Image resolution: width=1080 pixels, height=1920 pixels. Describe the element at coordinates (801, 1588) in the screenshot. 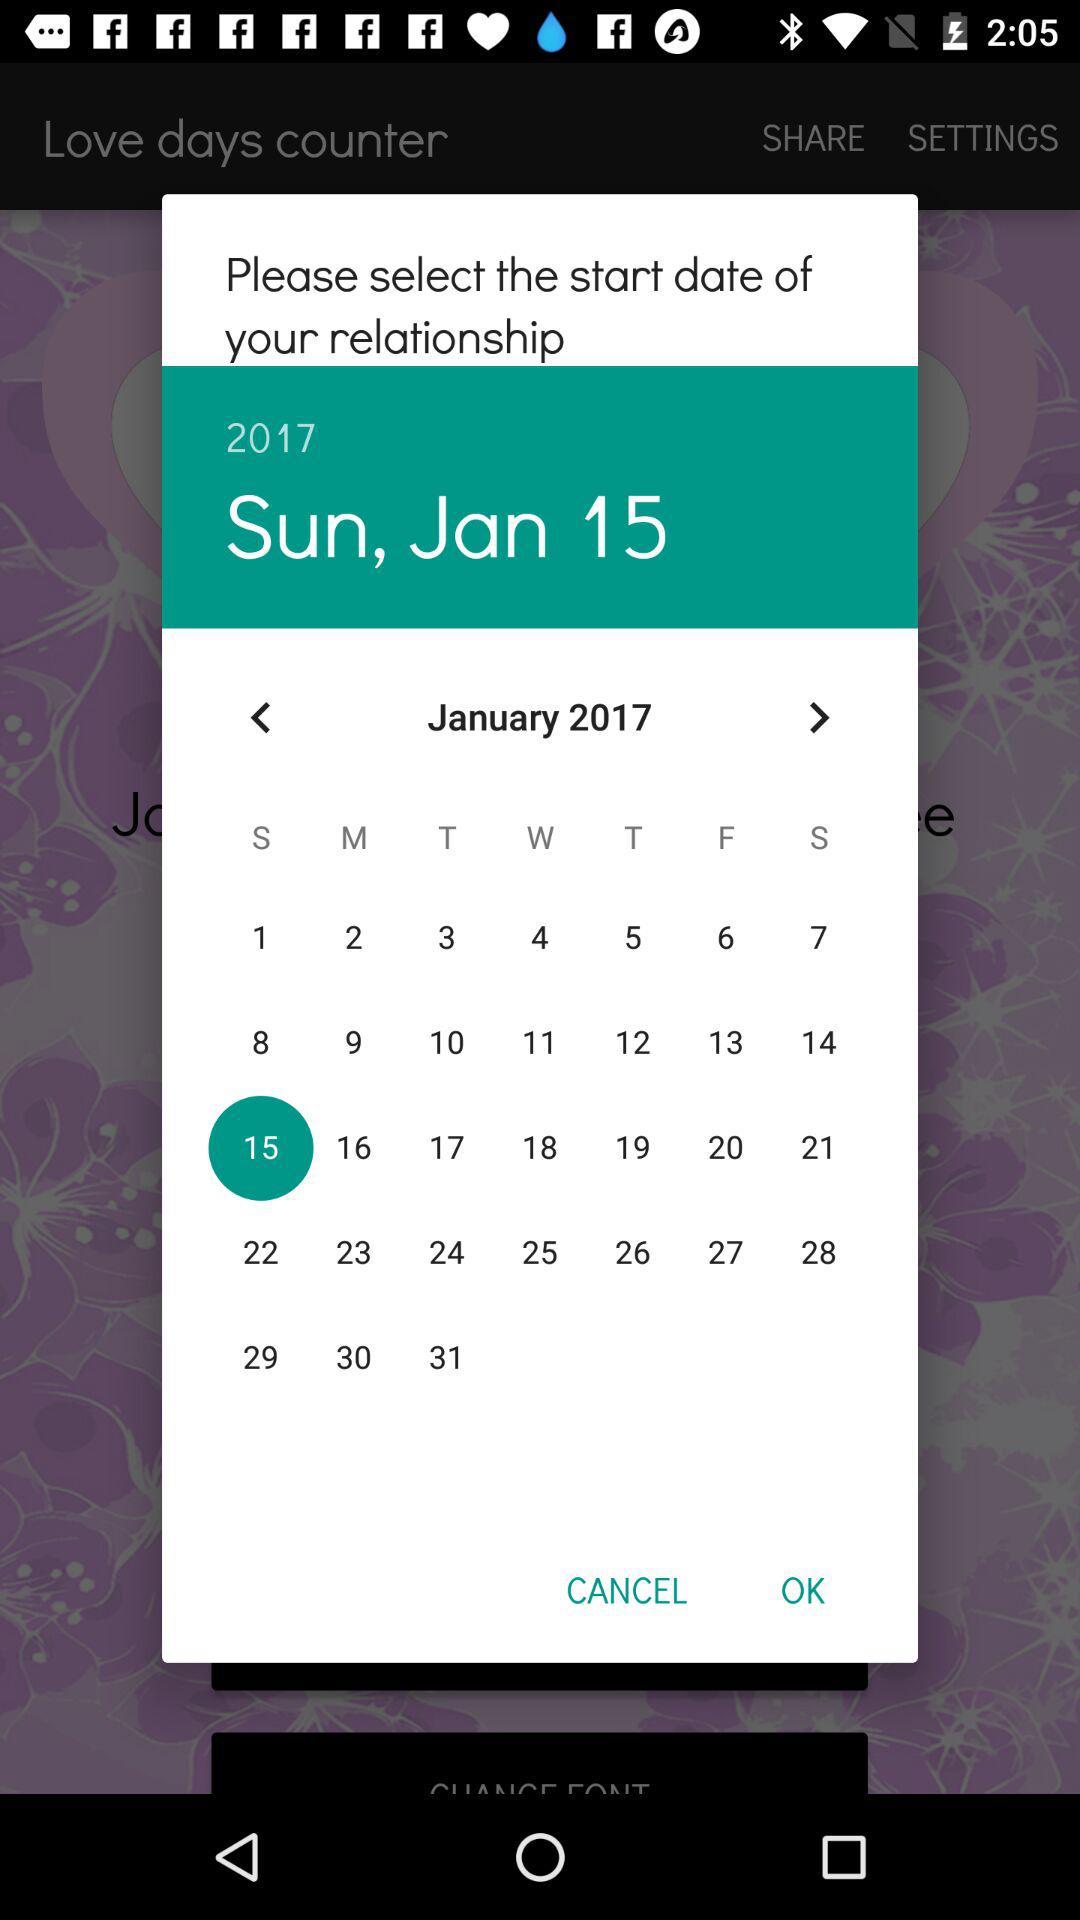

I see `the ok item` at that location.